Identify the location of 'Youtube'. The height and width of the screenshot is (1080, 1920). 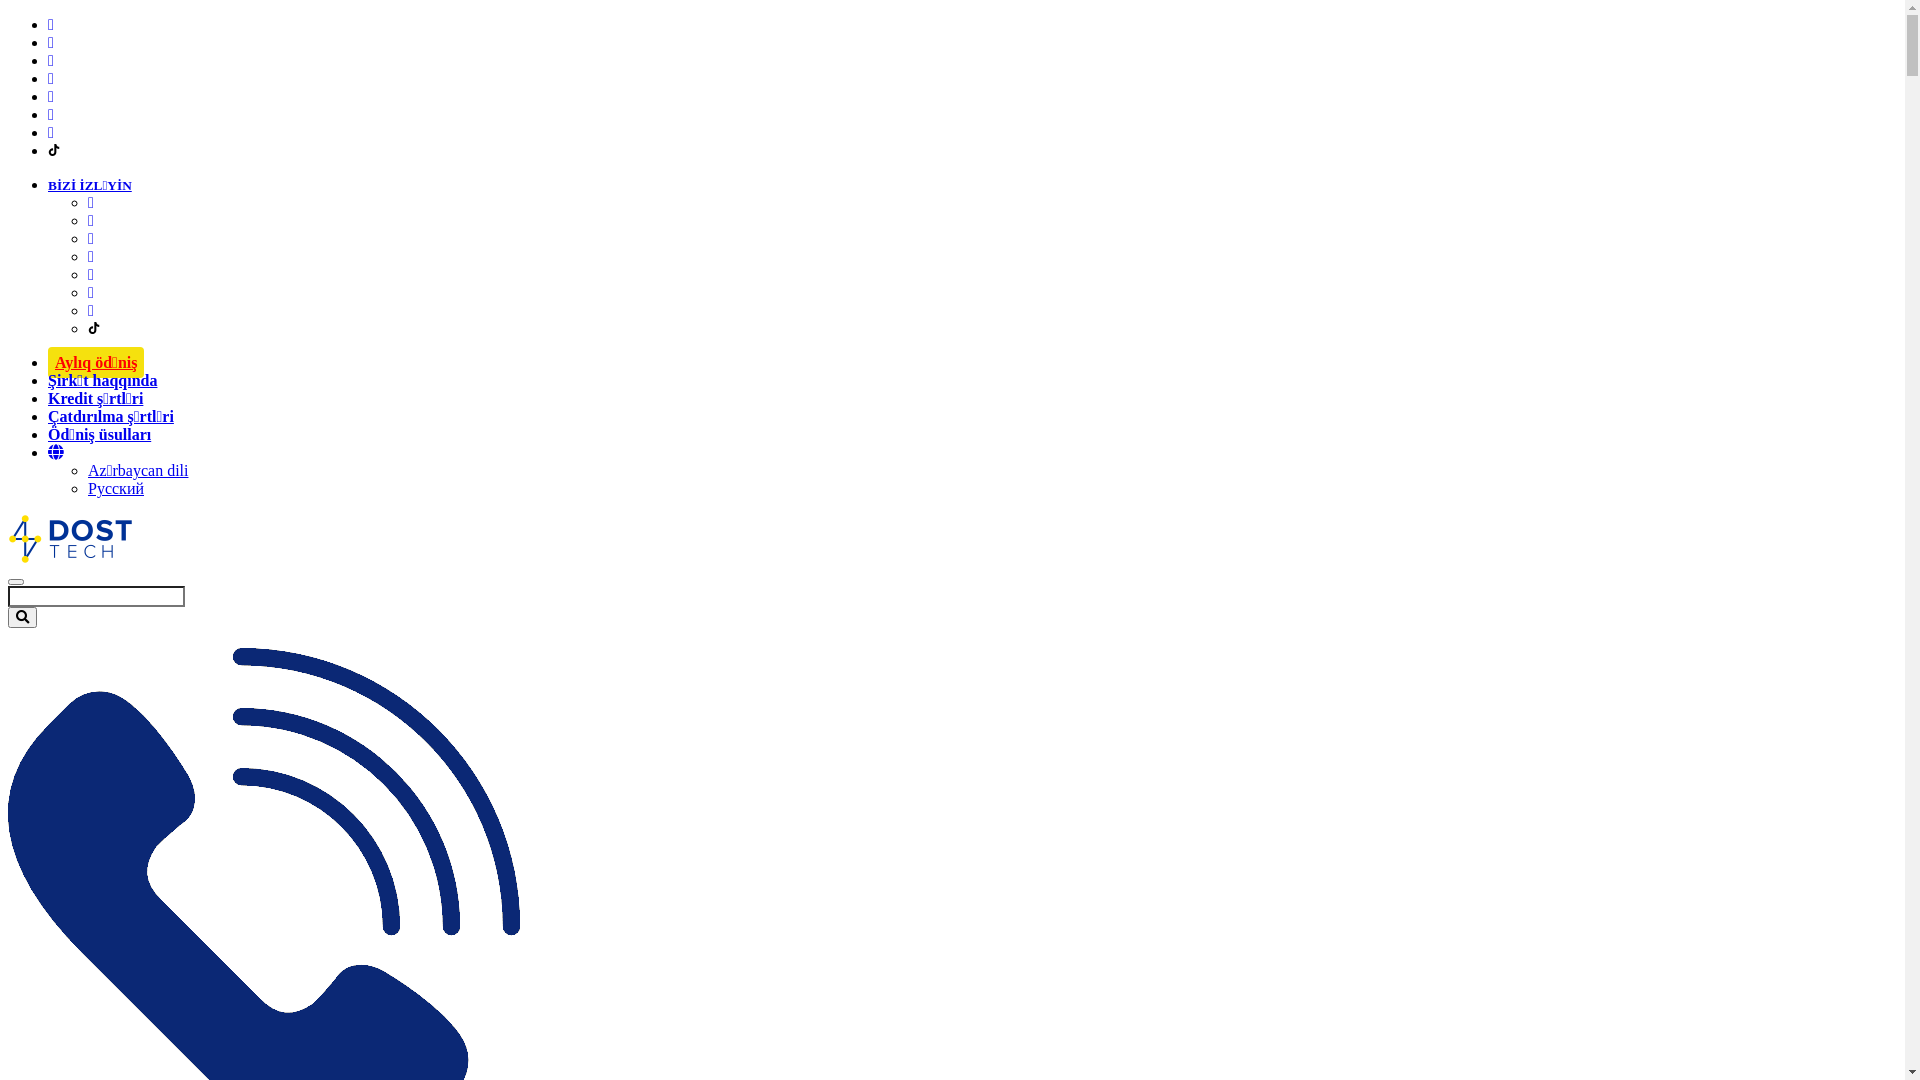
(90, 255).